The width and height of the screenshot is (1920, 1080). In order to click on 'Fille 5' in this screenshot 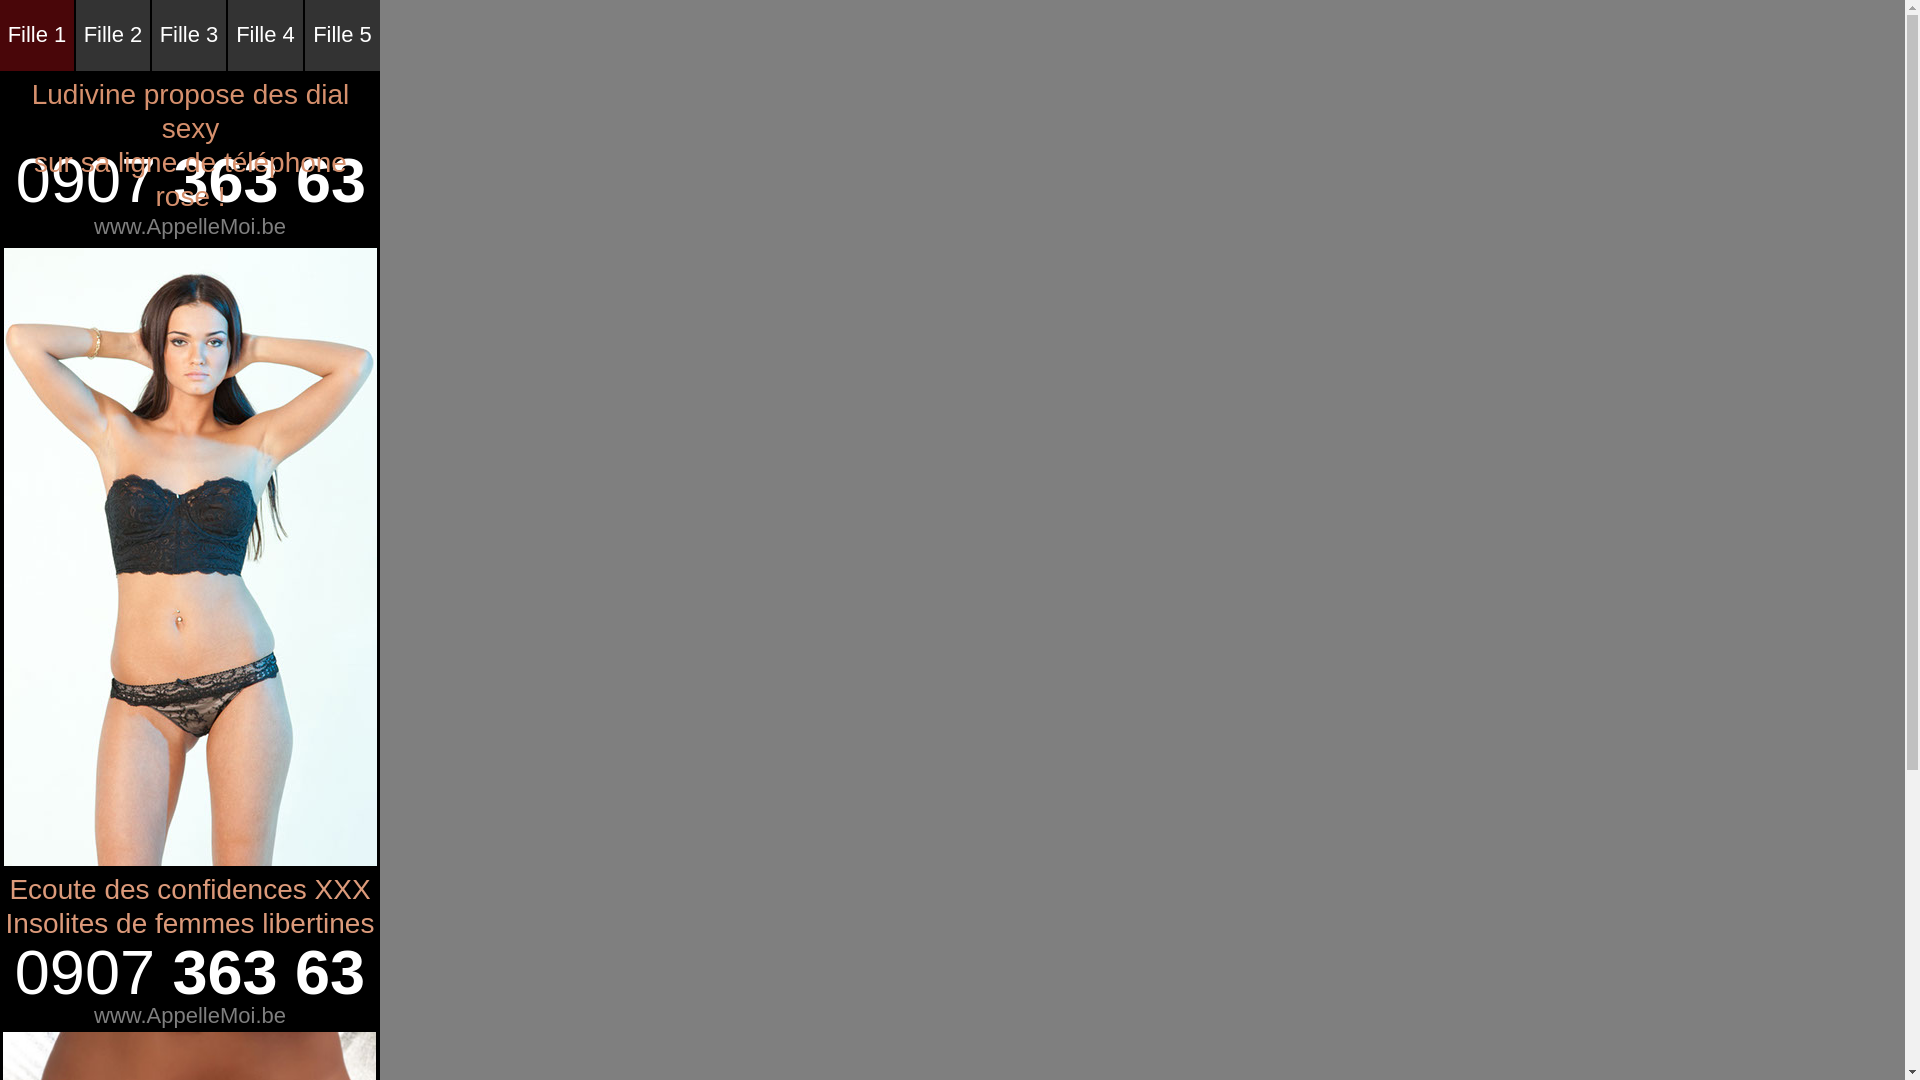, I will do `click(342, 35)`.